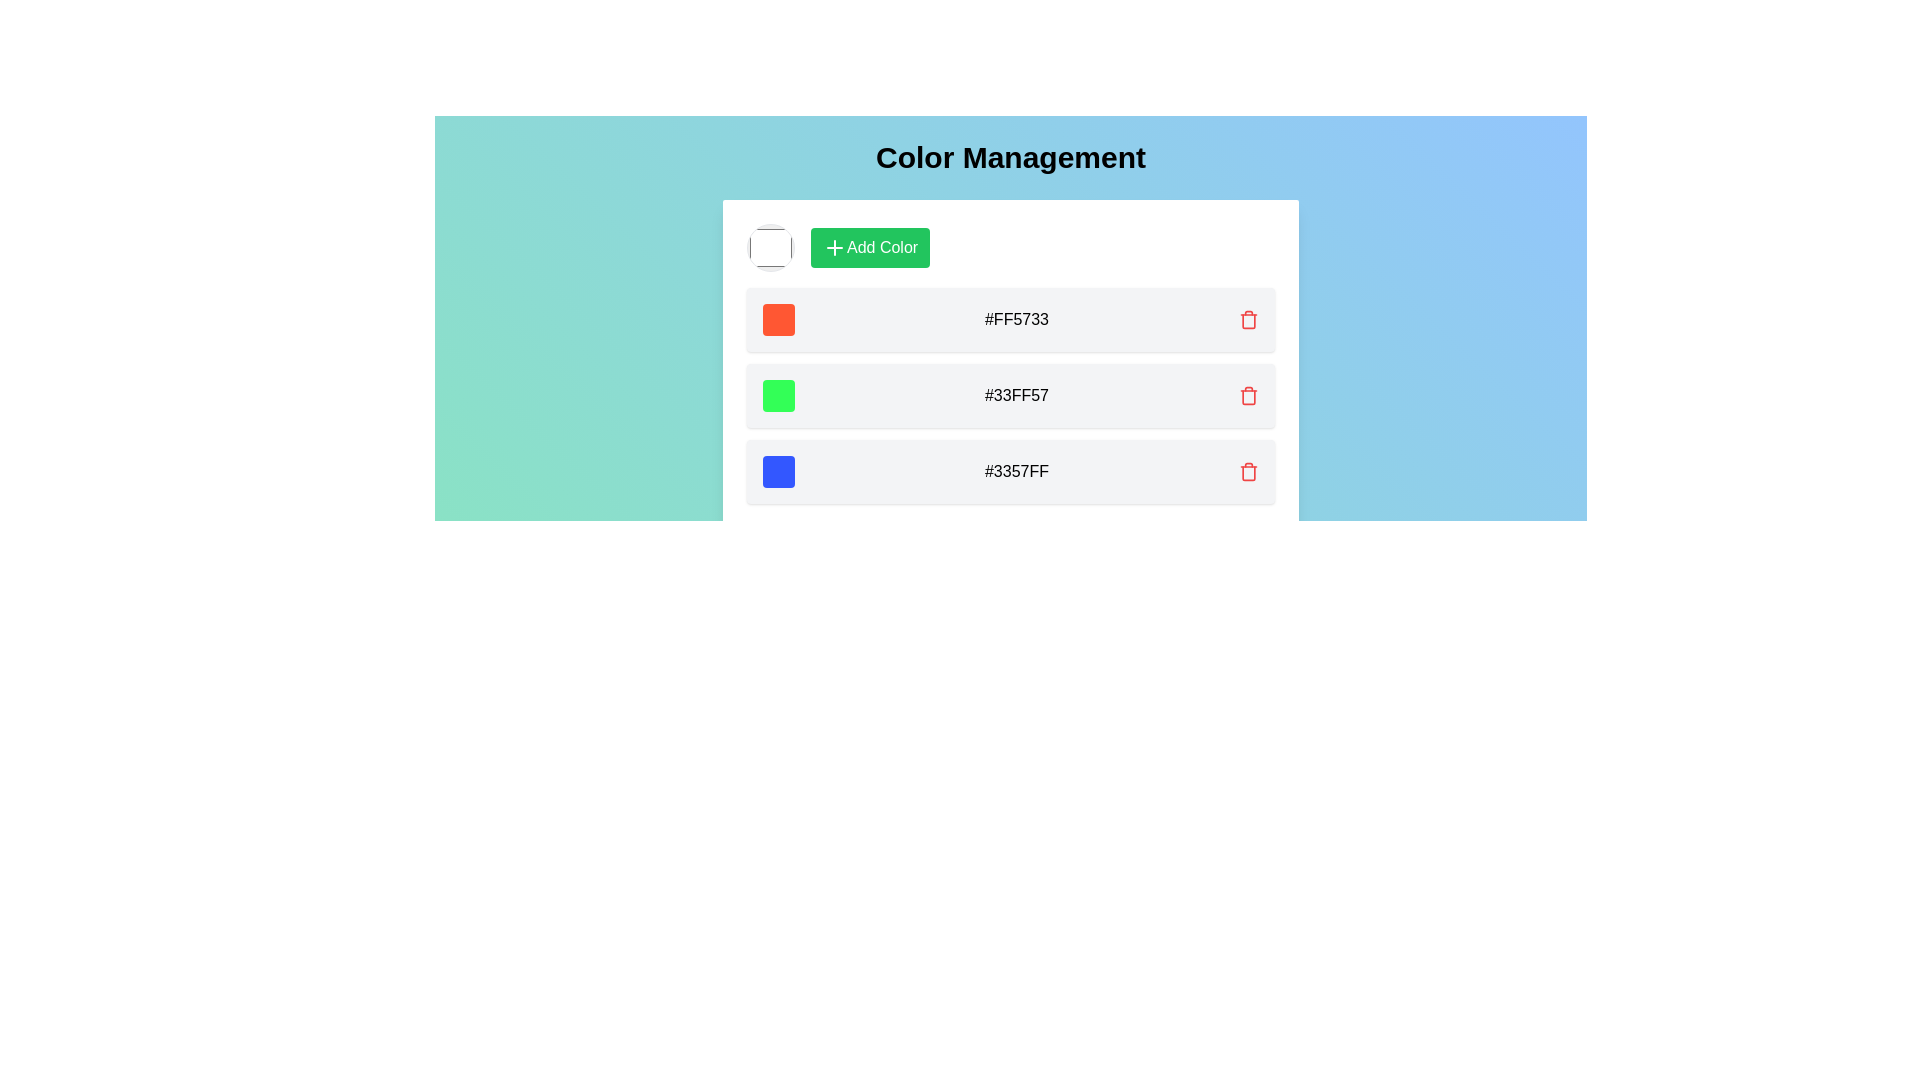 This screenshot has height=1080, width=1920. I want to click on the third interactive trash icon in the 'Color Management' interface, located to the far right of the row containing the text '#33FF57', so click(1247, 396).